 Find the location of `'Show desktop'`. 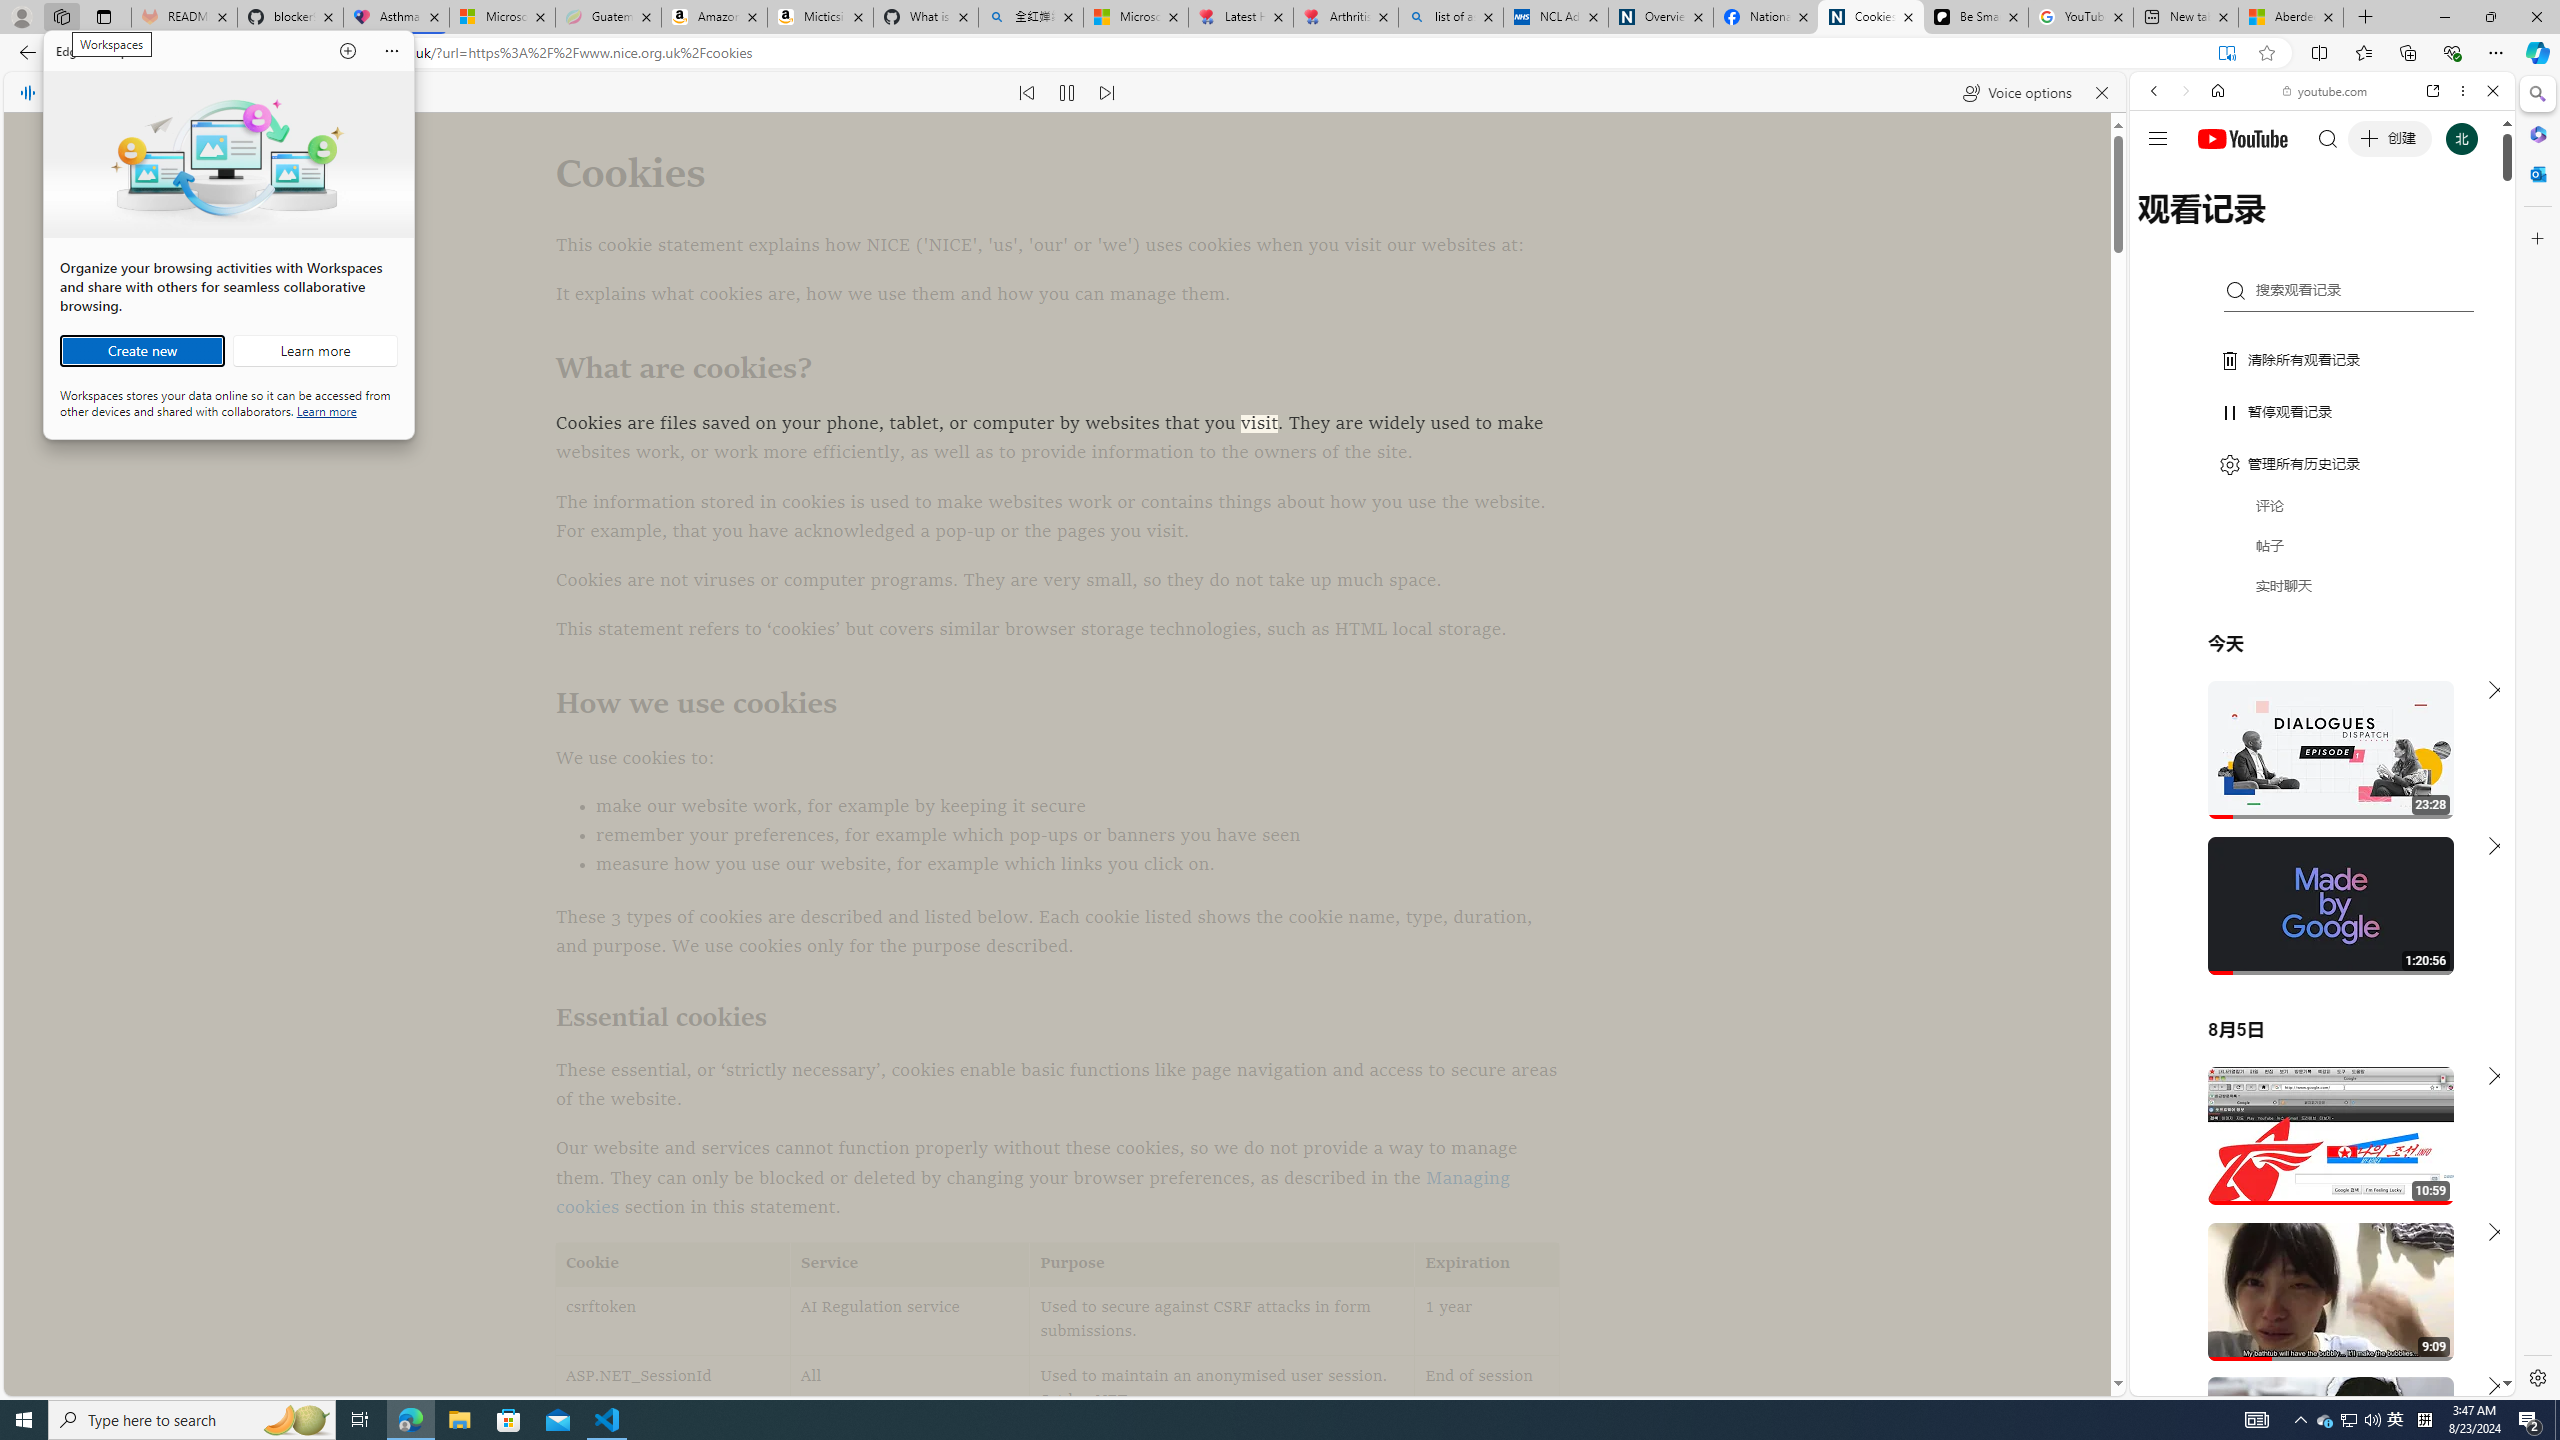

'Show desktop' is located at coordinates (2556, 1418).